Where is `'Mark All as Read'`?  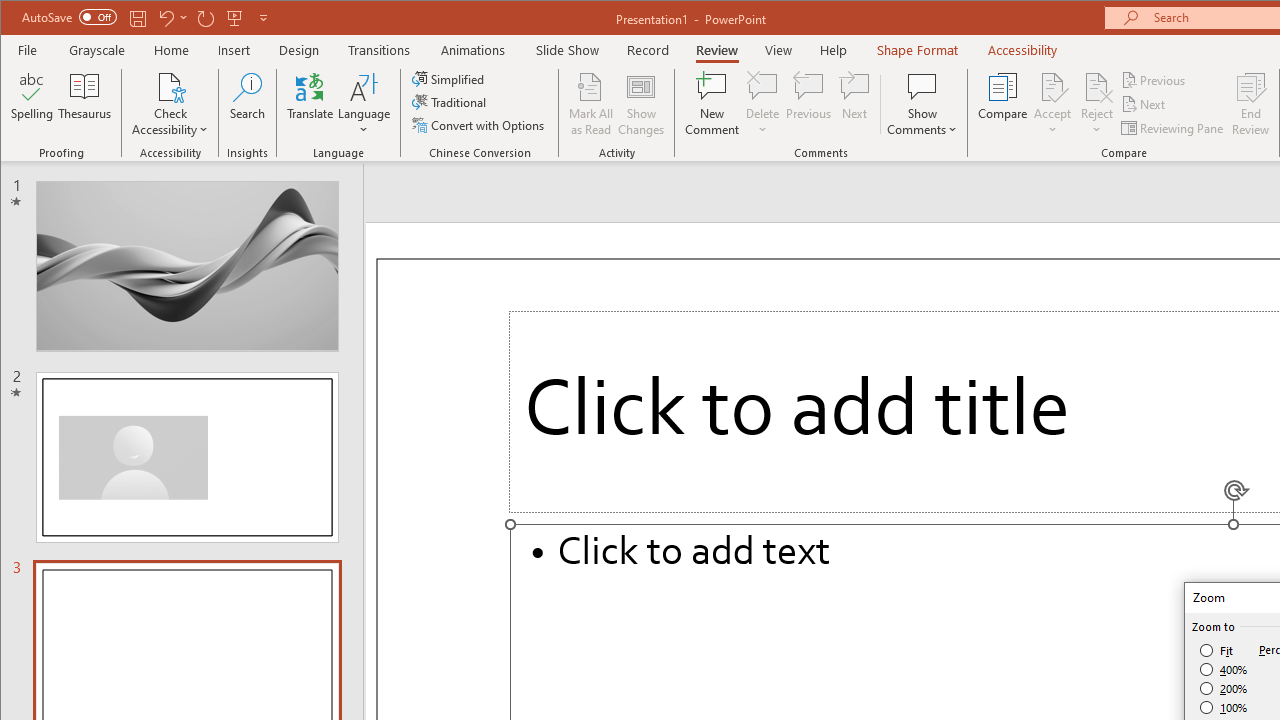 'Mark All as Read' is located at coordinates (590, 104).